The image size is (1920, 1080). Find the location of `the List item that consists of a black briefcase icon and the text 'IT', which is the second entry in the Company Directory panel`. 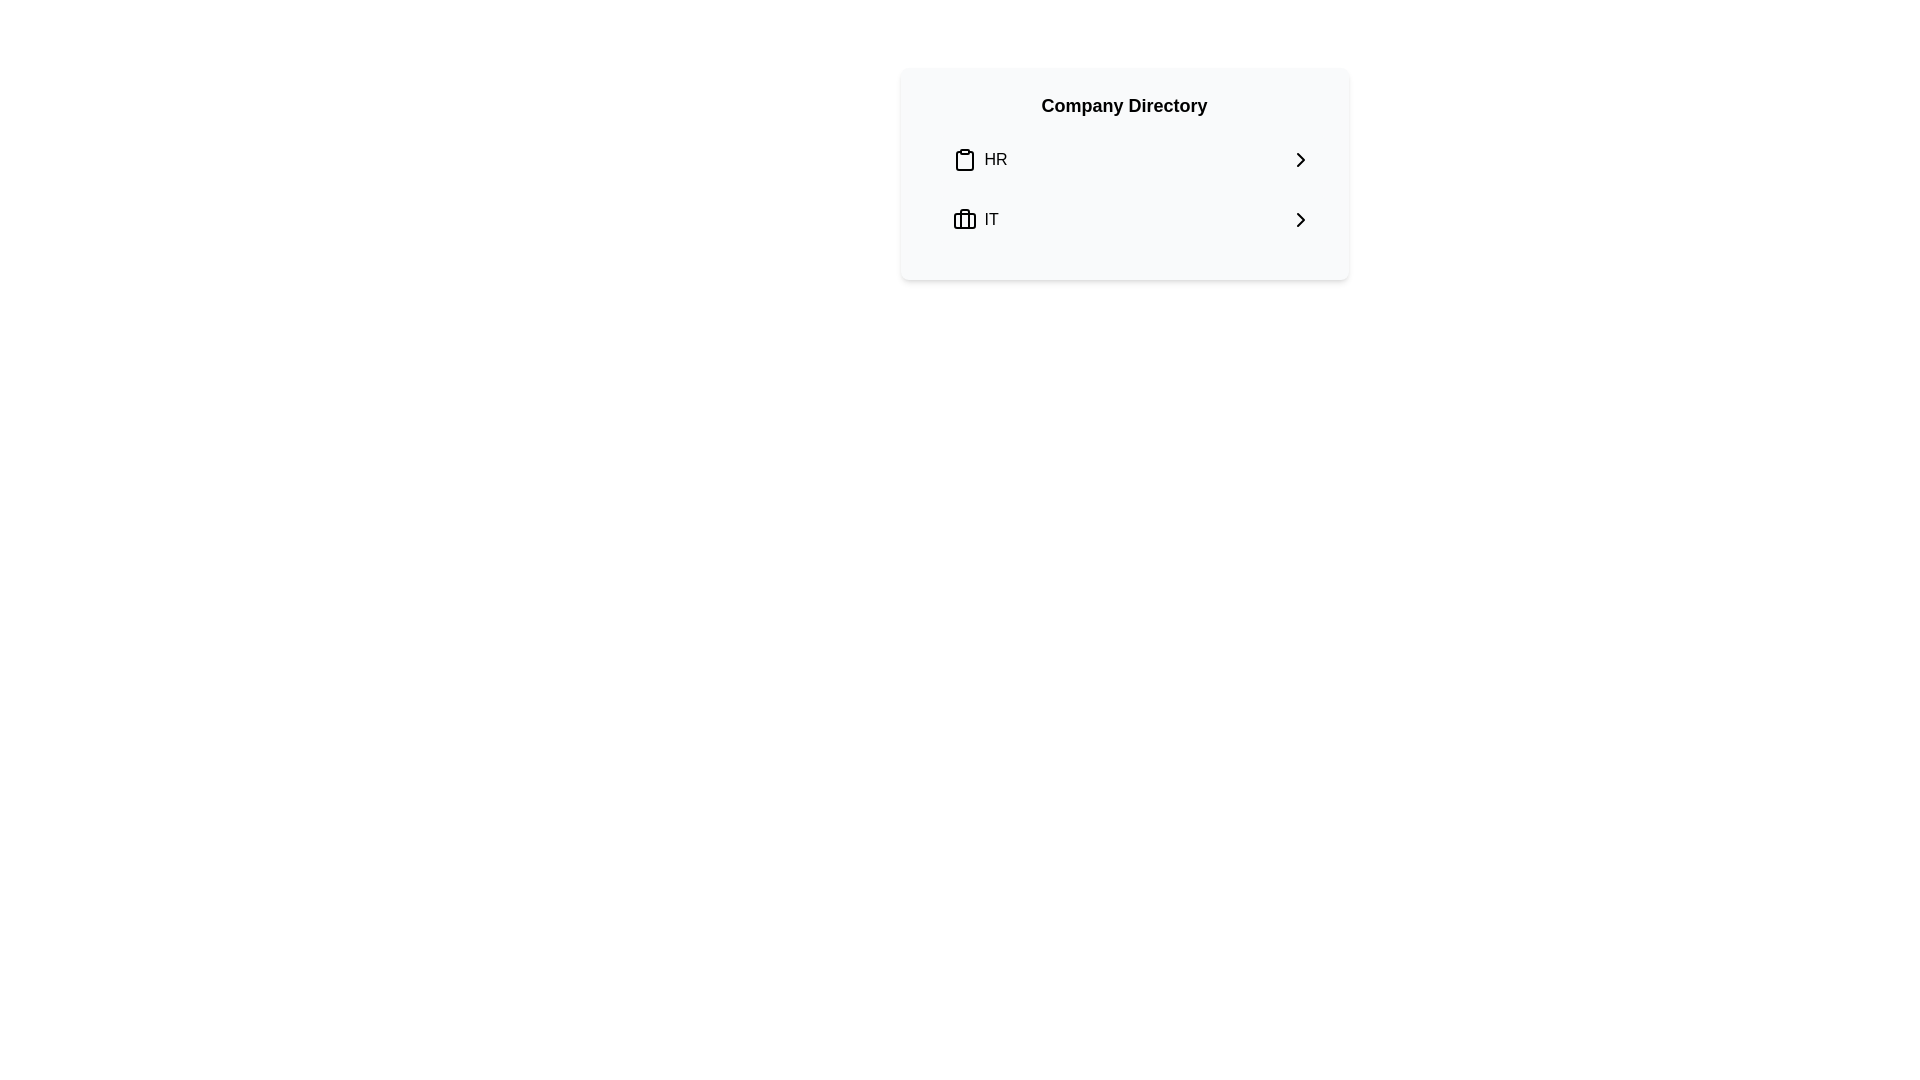

the List item that consists of a black briefcase icon and the text 'IT', which is the second entry in the Company Directory panel is located at coordinates (975, 219).